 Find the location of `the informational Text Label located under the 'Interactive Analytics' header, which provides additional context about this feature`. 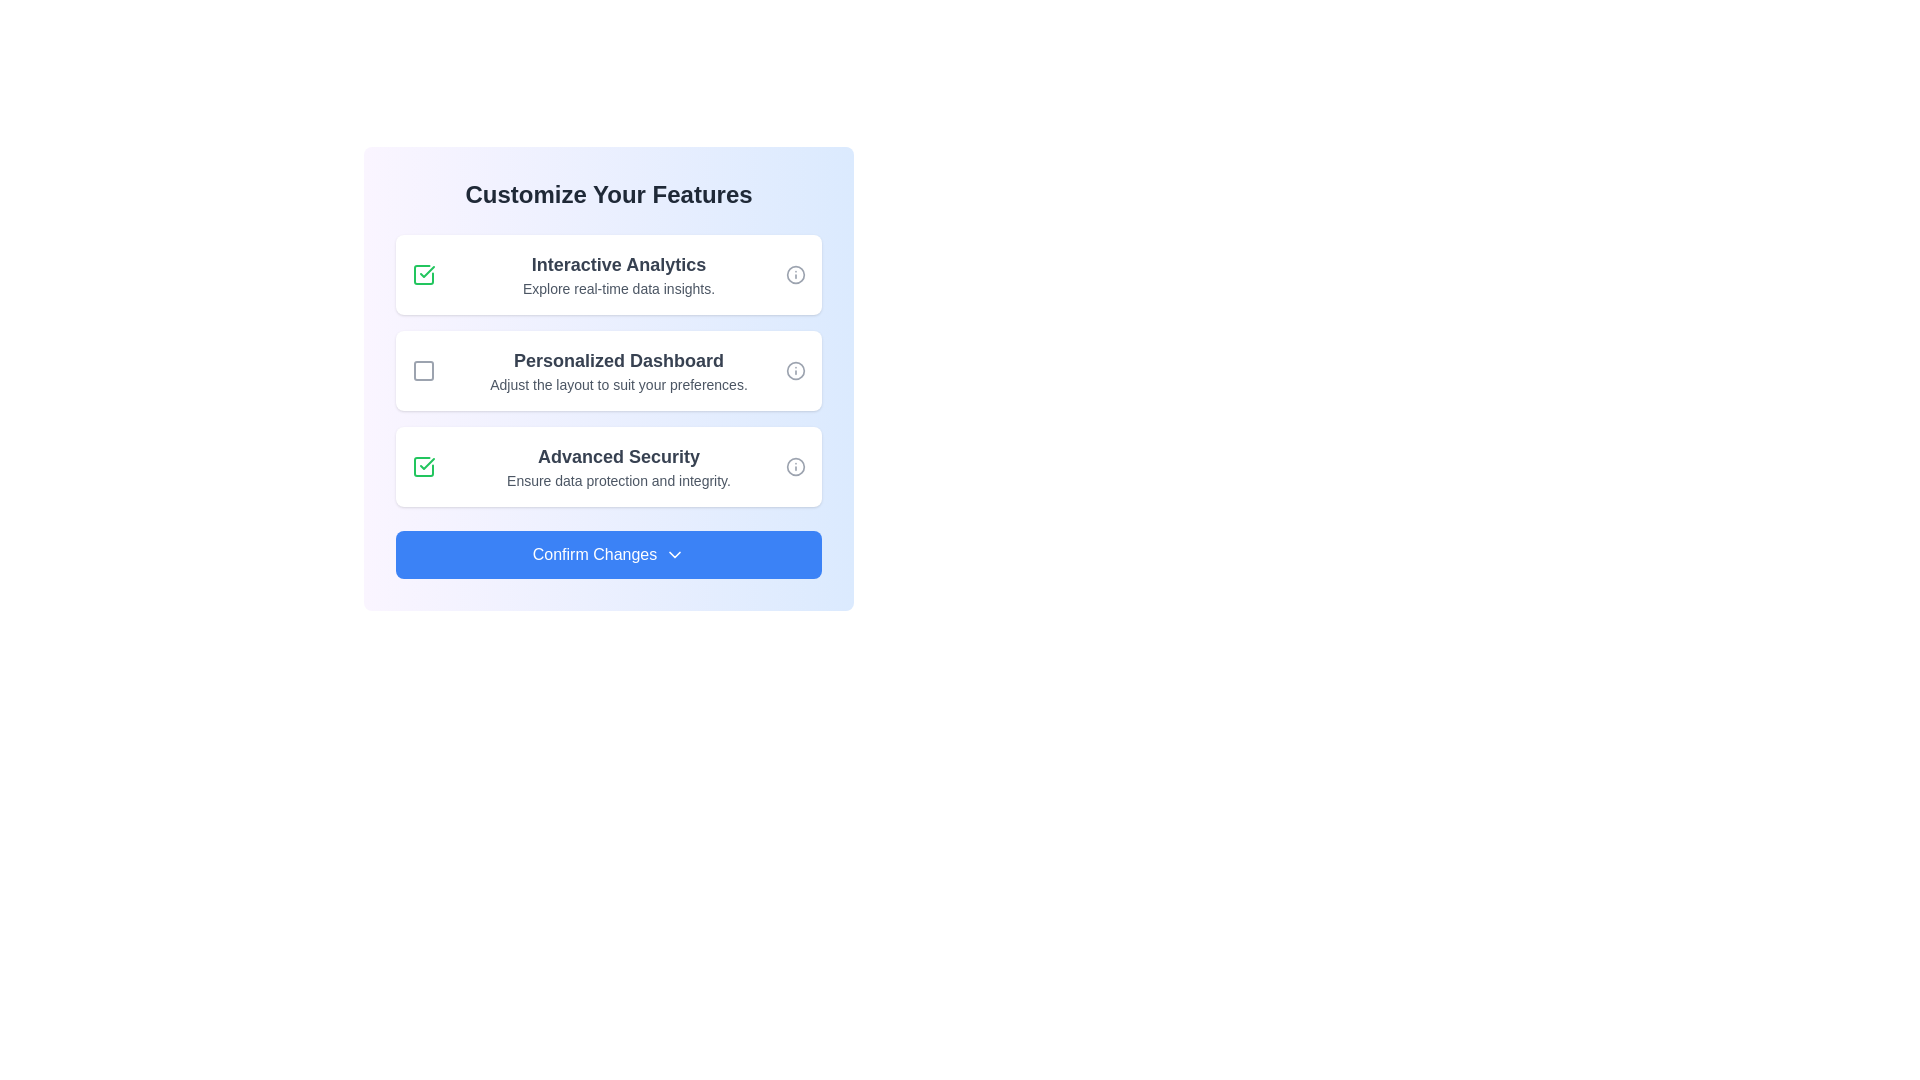

the informational Text Label located under the 'Interactive Analytics' header, which provides additional context about this feature is located at coordinates (618, 289).